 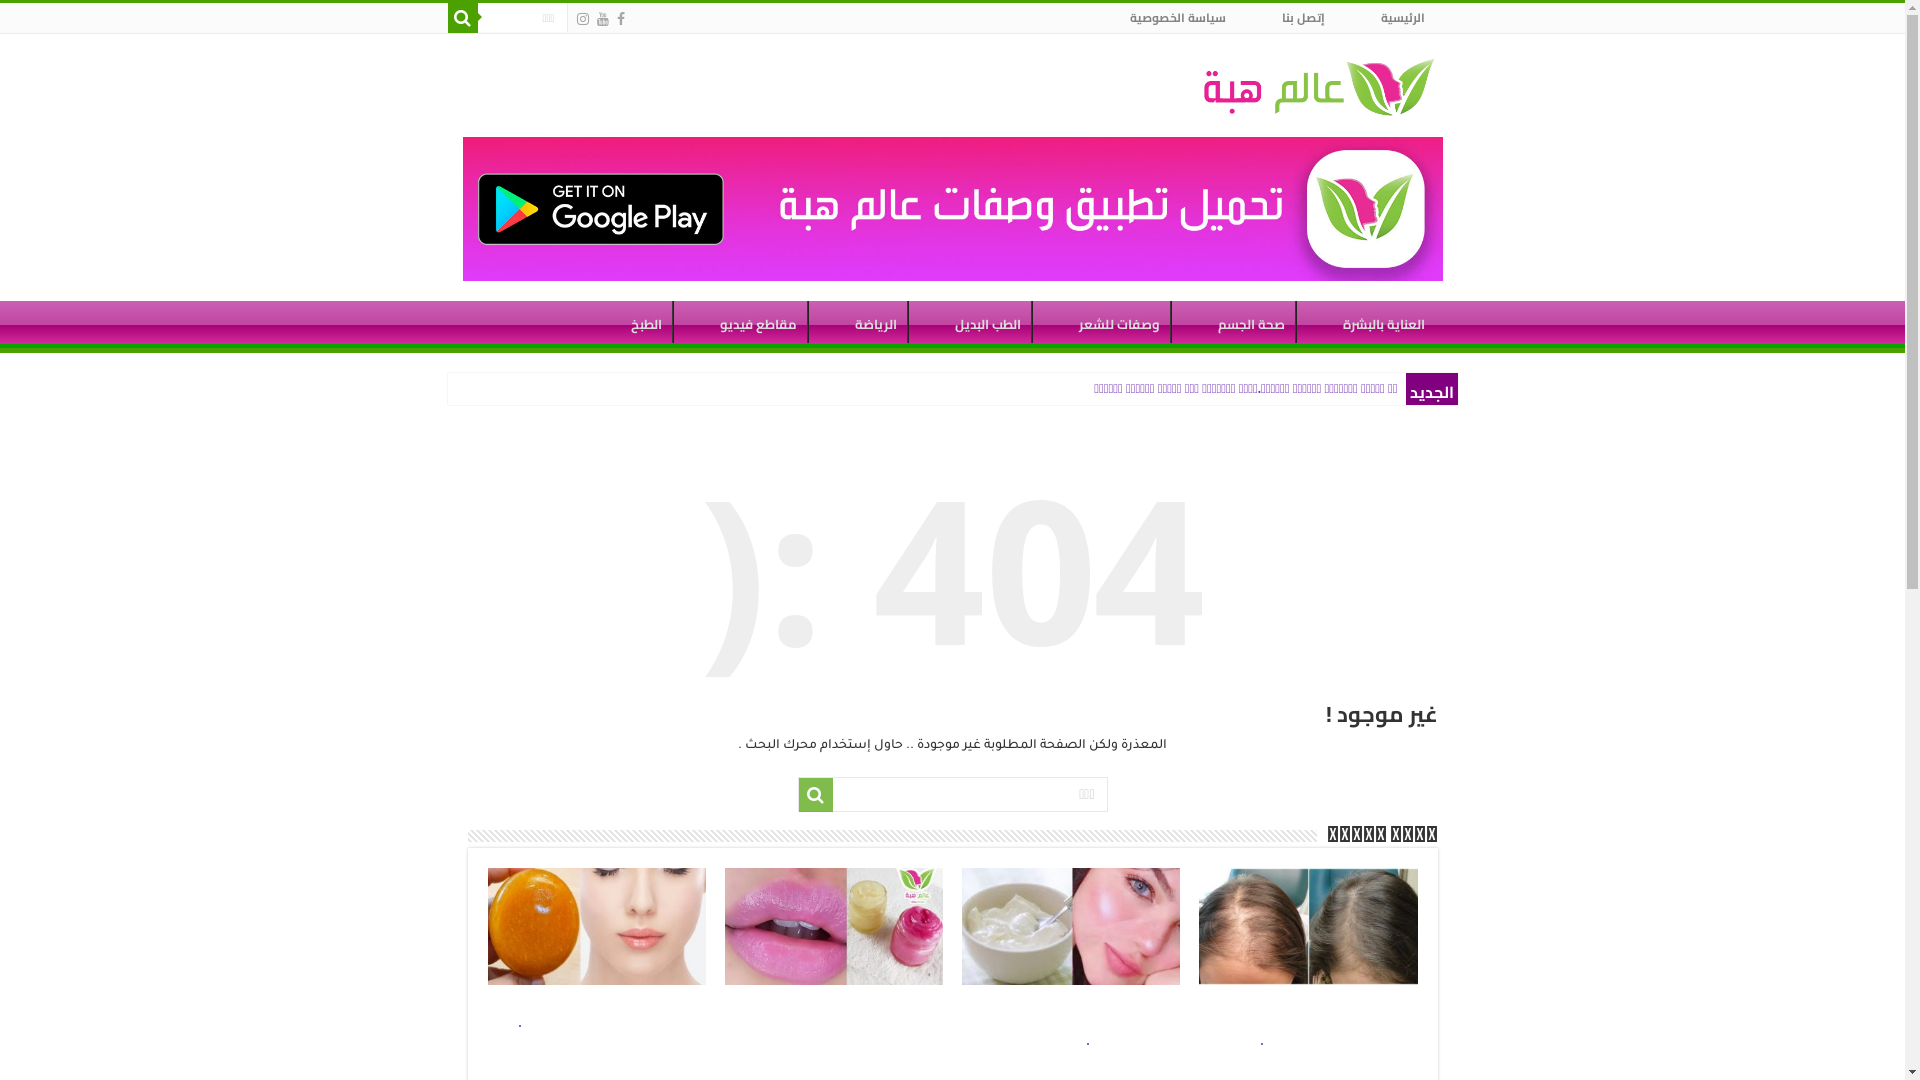 What do you see at coordinates (580, 19) in the screenshot?
I see `'instagram'` at bounding box center [580, 19].